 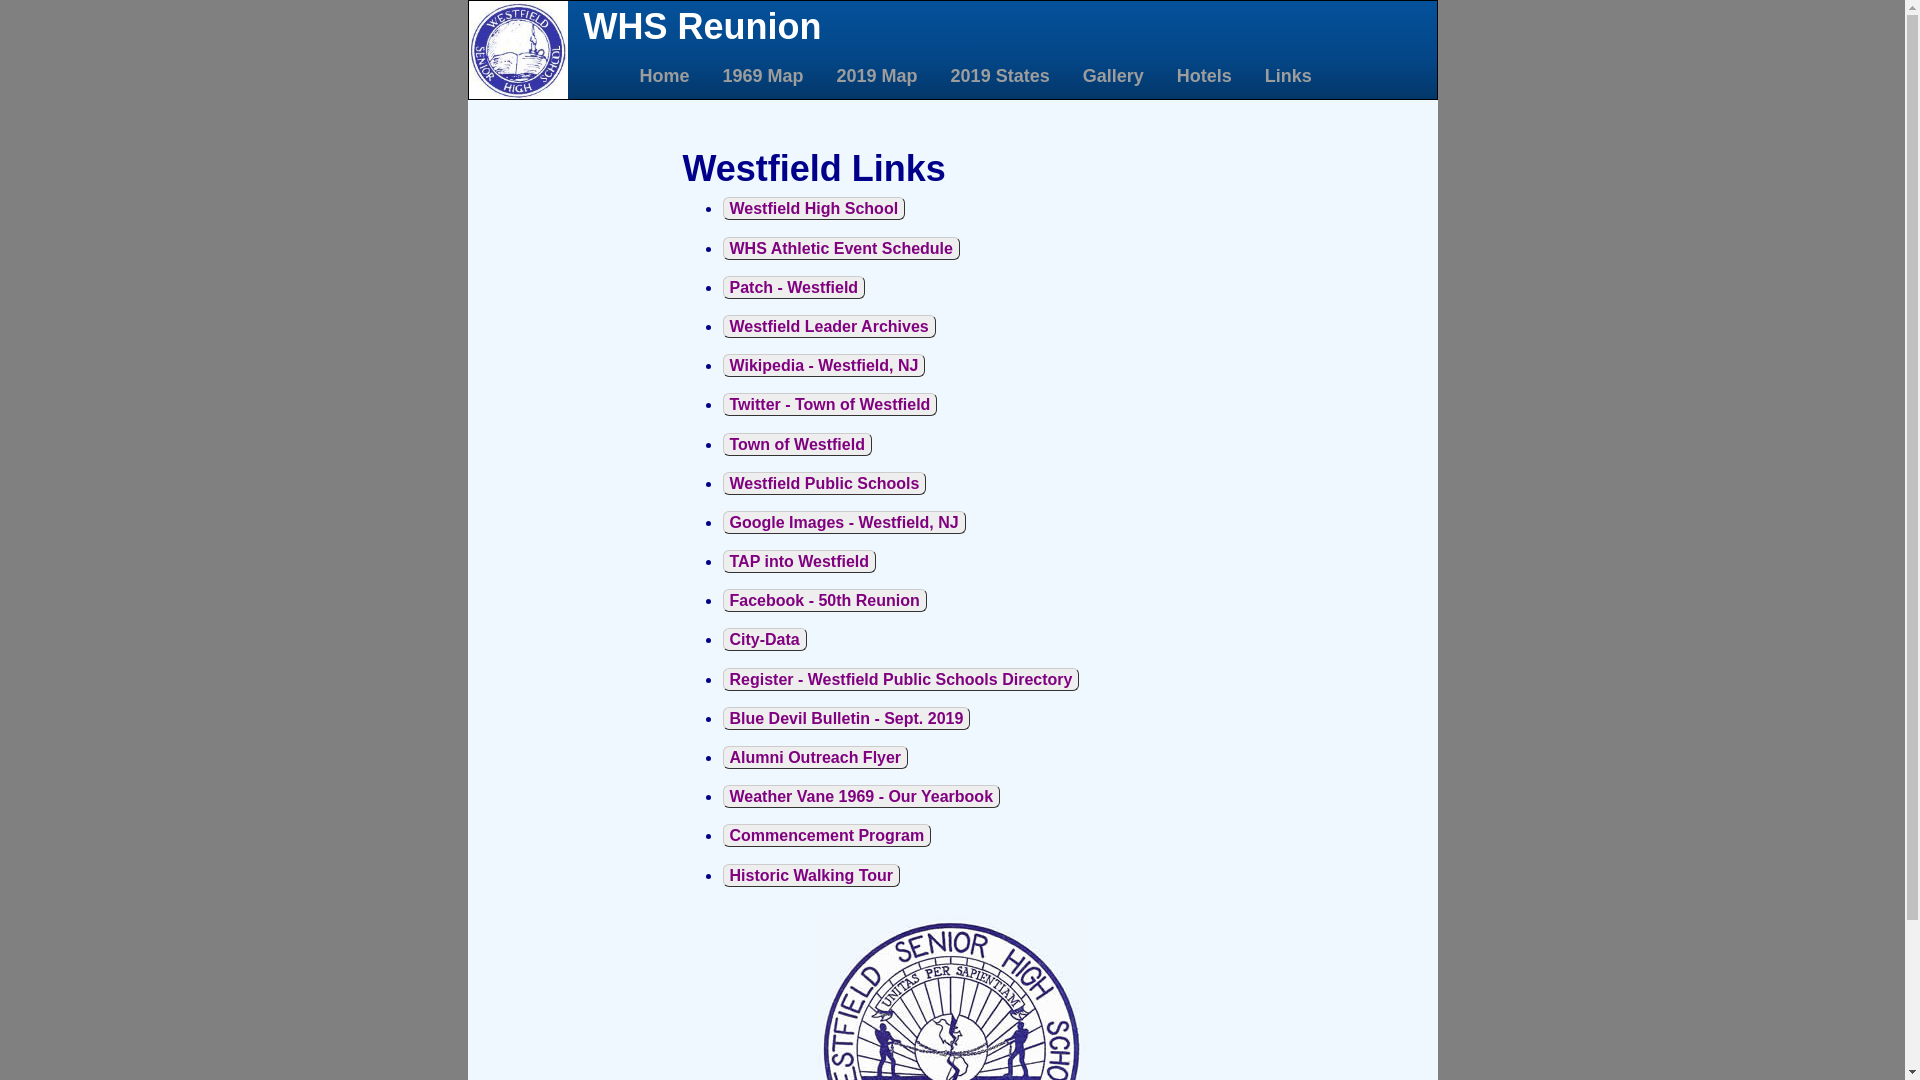 What do you see at coordinates (662, 75) in the screenshot?
I see `'Home'` at bounding box center [662, 75].